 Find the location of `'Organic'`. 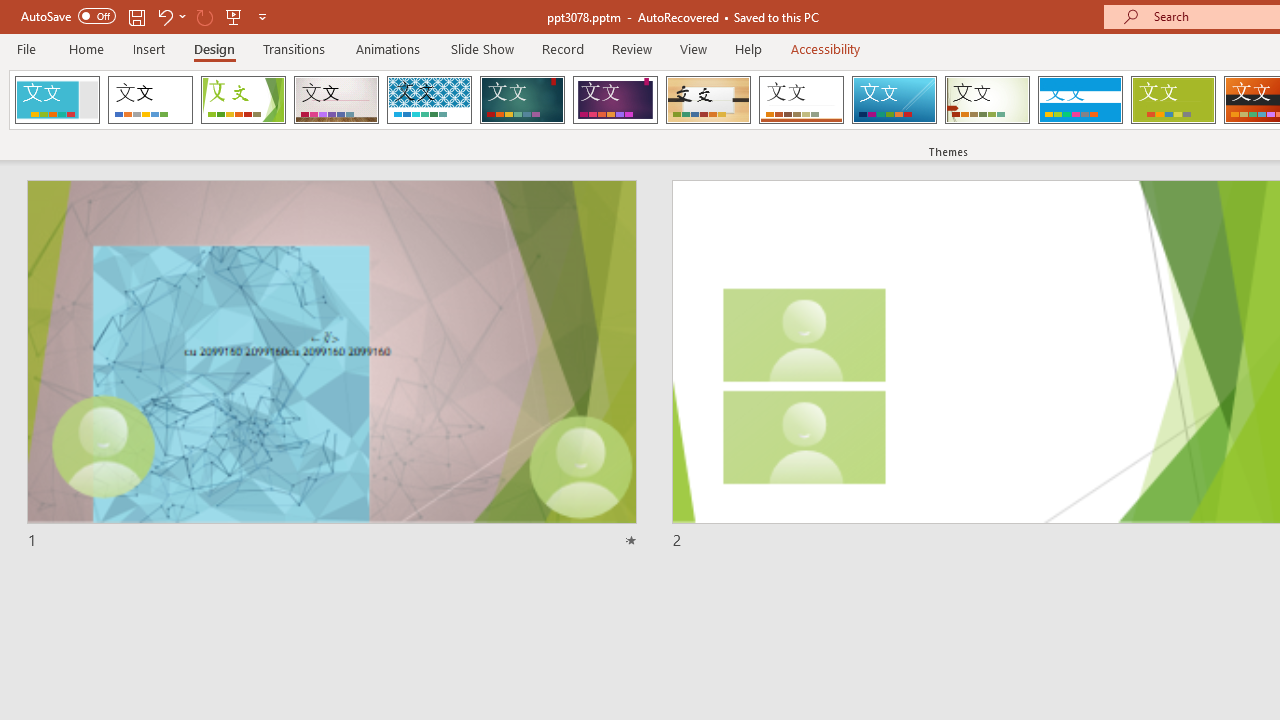

'Organic' is located at coordinates (708, 100).